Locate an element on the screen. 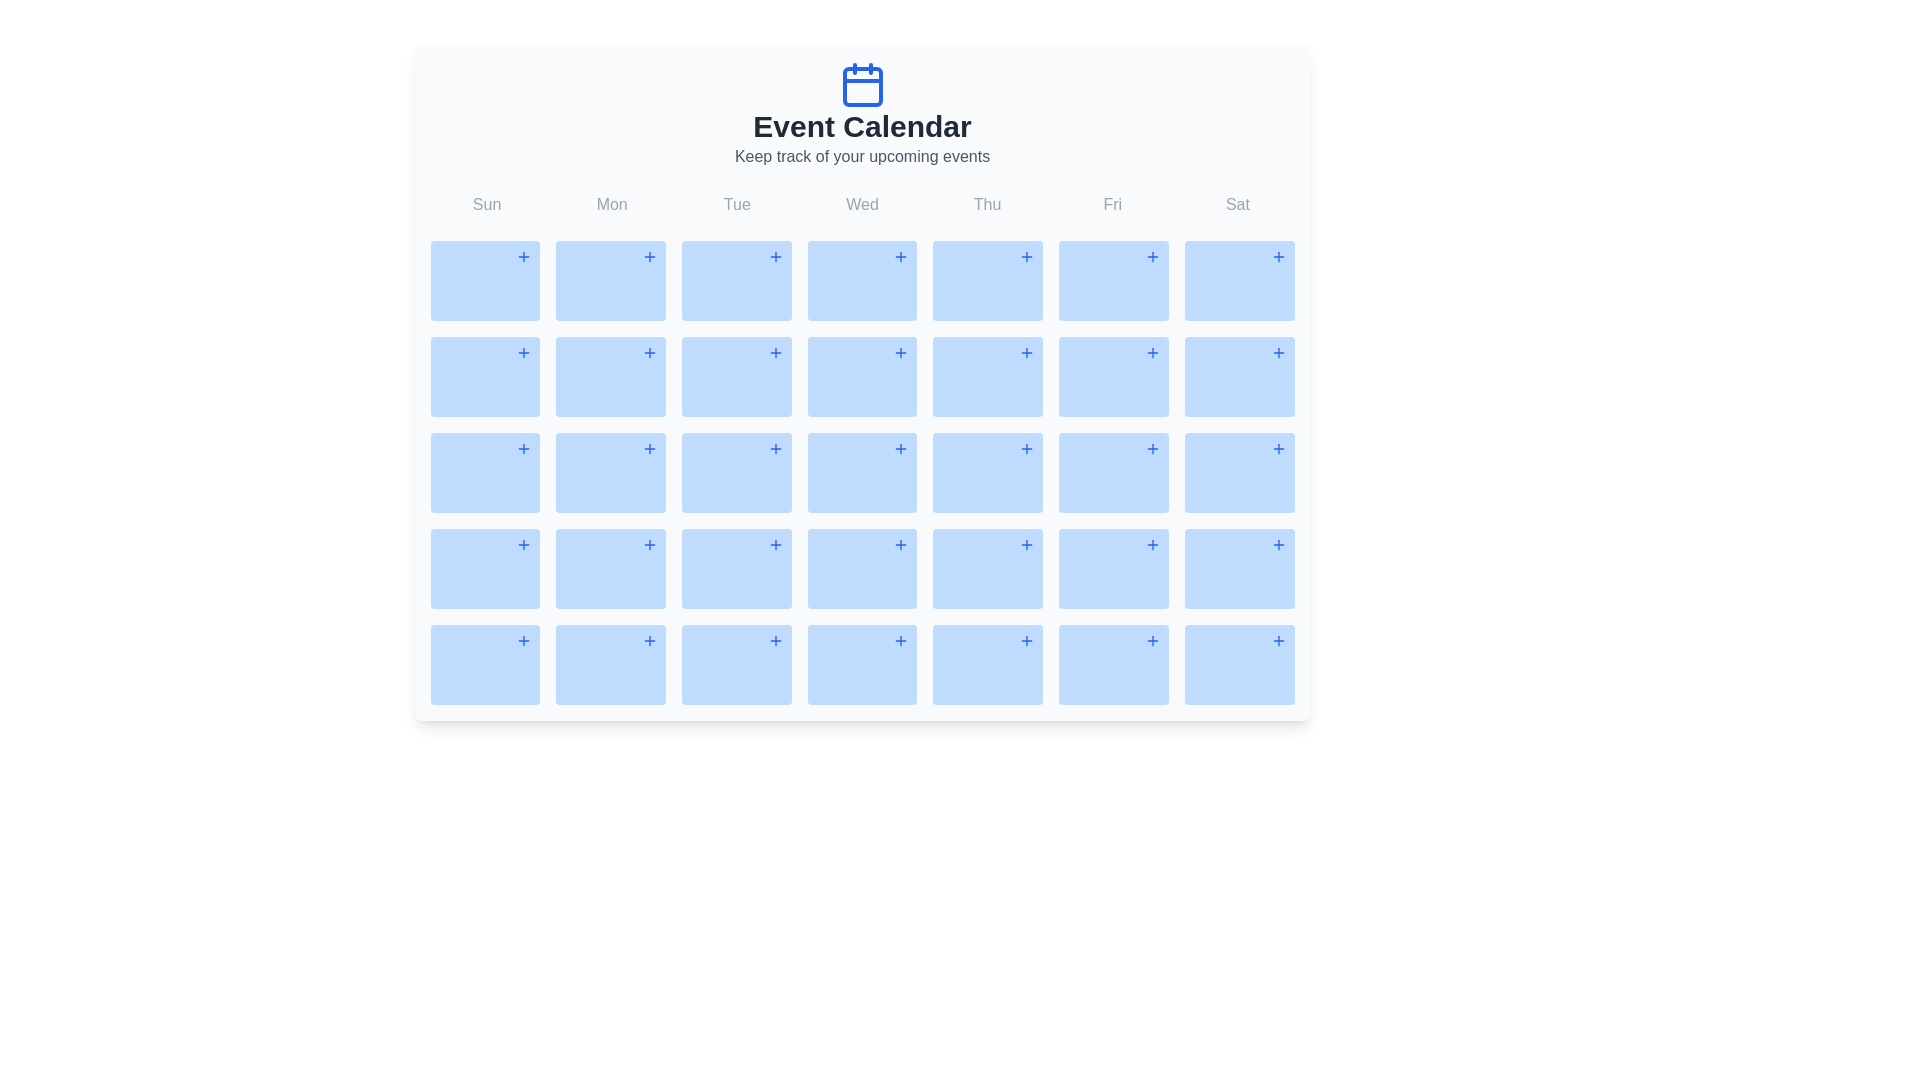 The height and width of the screenshot is (1080, 1920). the last block in the sixth row of a 7-column calendar interface is located at coordinates (1112, 664).